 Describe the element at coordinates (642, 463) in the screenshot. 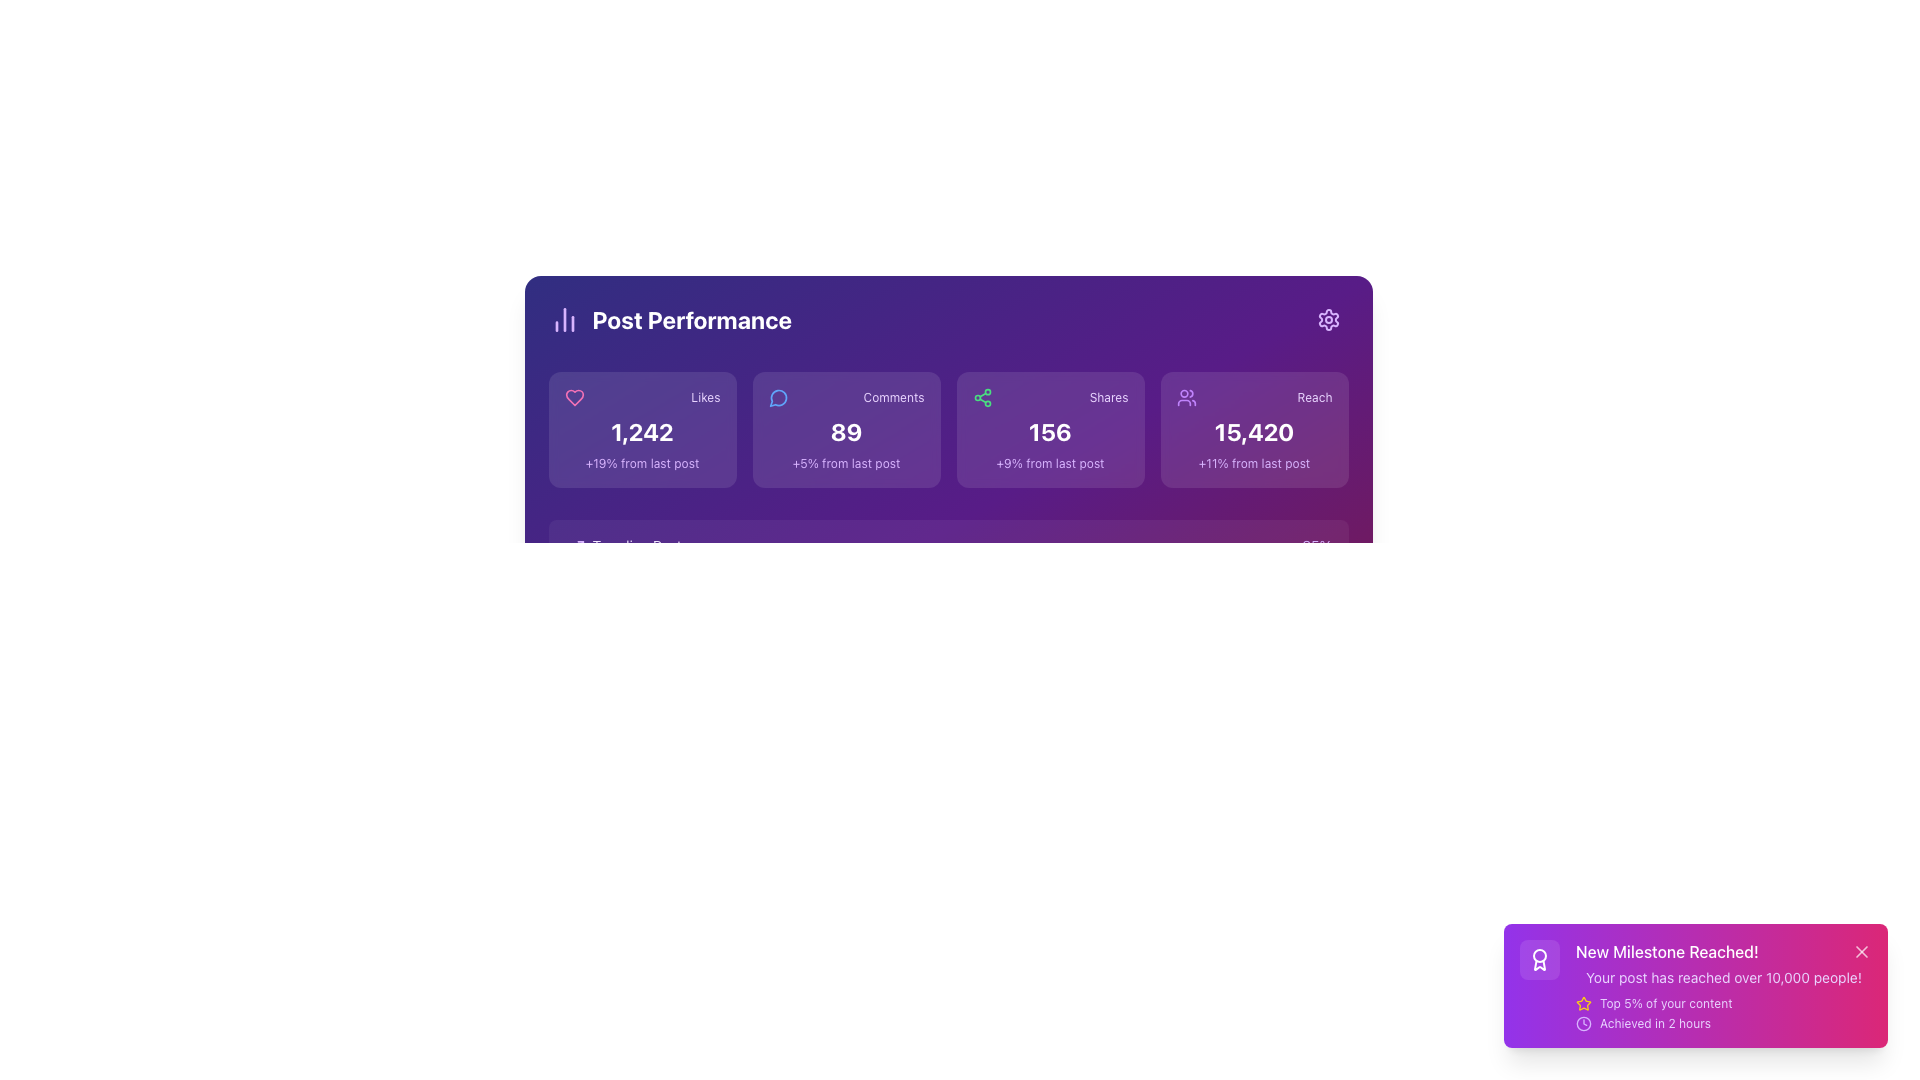

I see `the informational label displaying '+19% from last post', which is styled in light purple color and located below the likes metric in the 'Post Performance' panel` at that location.